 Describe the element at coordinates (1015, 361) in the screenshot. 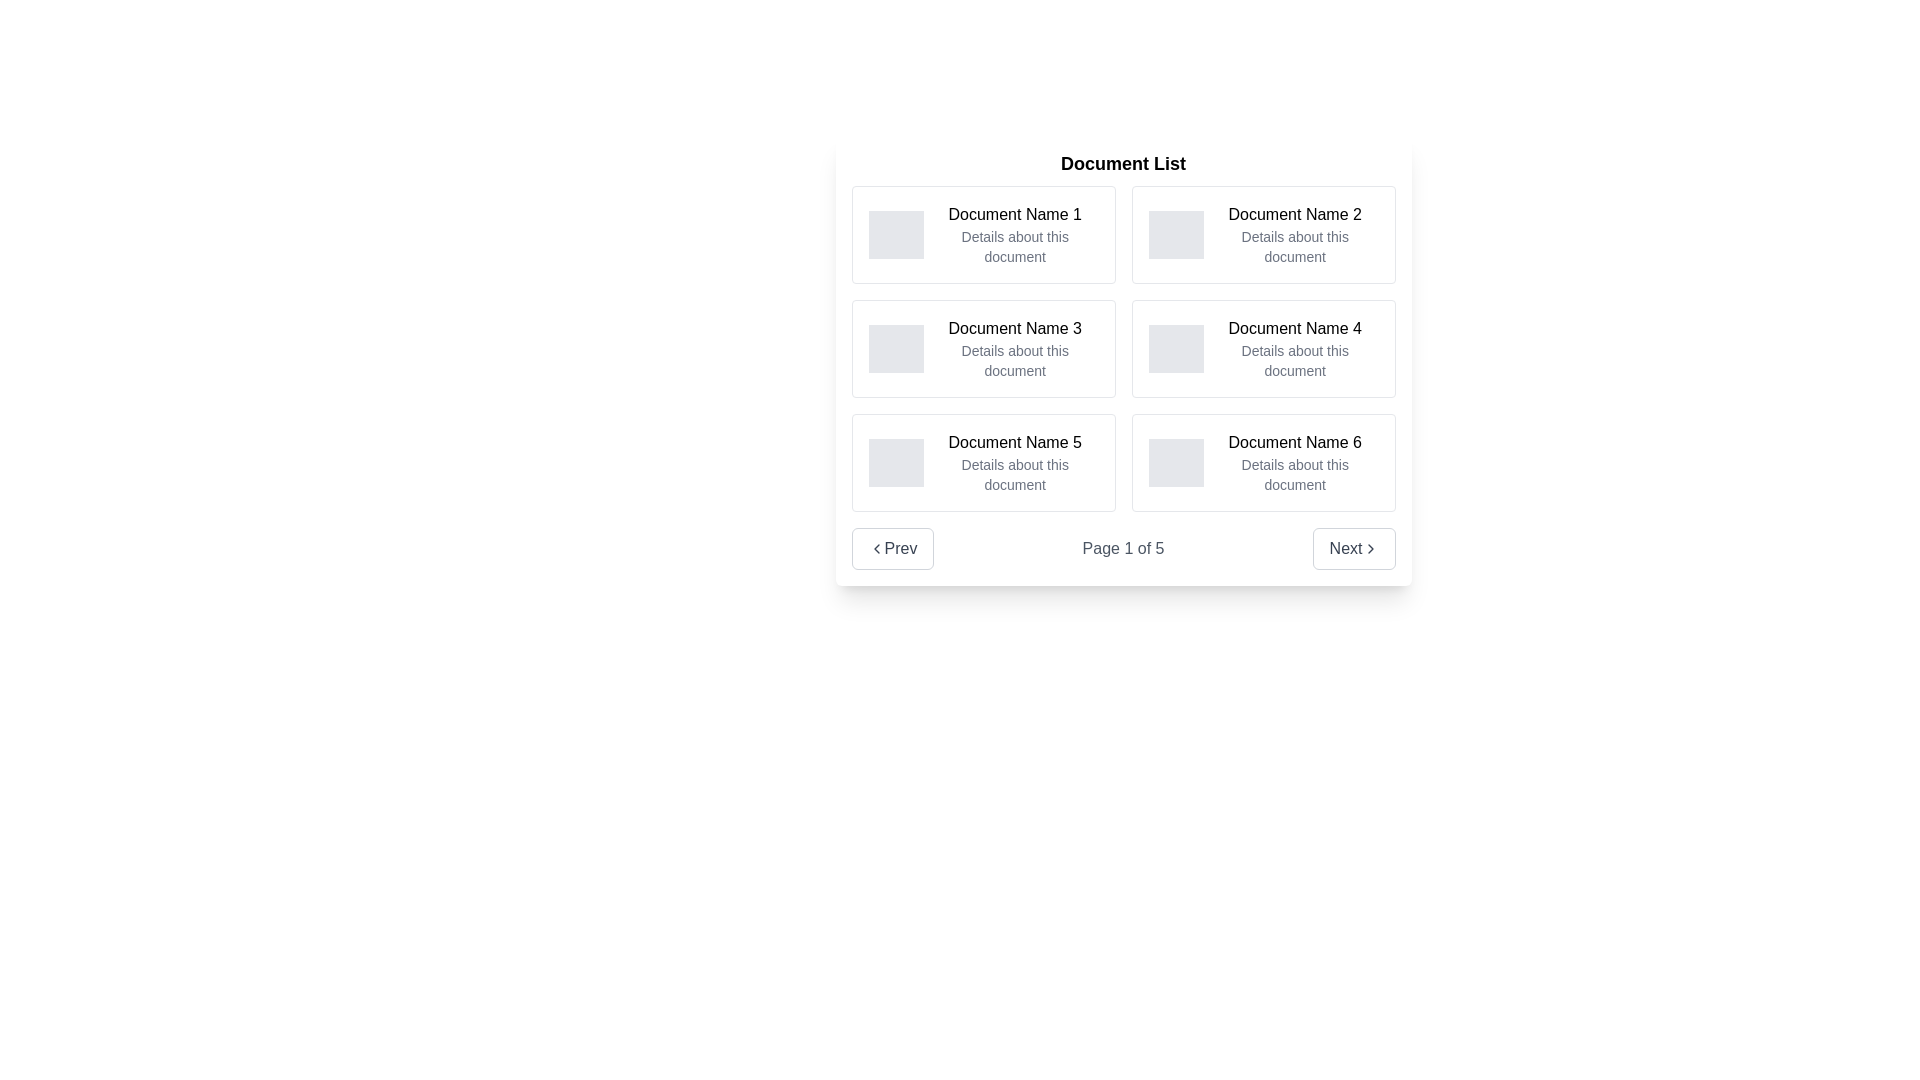

I see `the non-interactive text label providing additional information about 'Document Name 3', located in the second row and first column of the grid layout` at that location.